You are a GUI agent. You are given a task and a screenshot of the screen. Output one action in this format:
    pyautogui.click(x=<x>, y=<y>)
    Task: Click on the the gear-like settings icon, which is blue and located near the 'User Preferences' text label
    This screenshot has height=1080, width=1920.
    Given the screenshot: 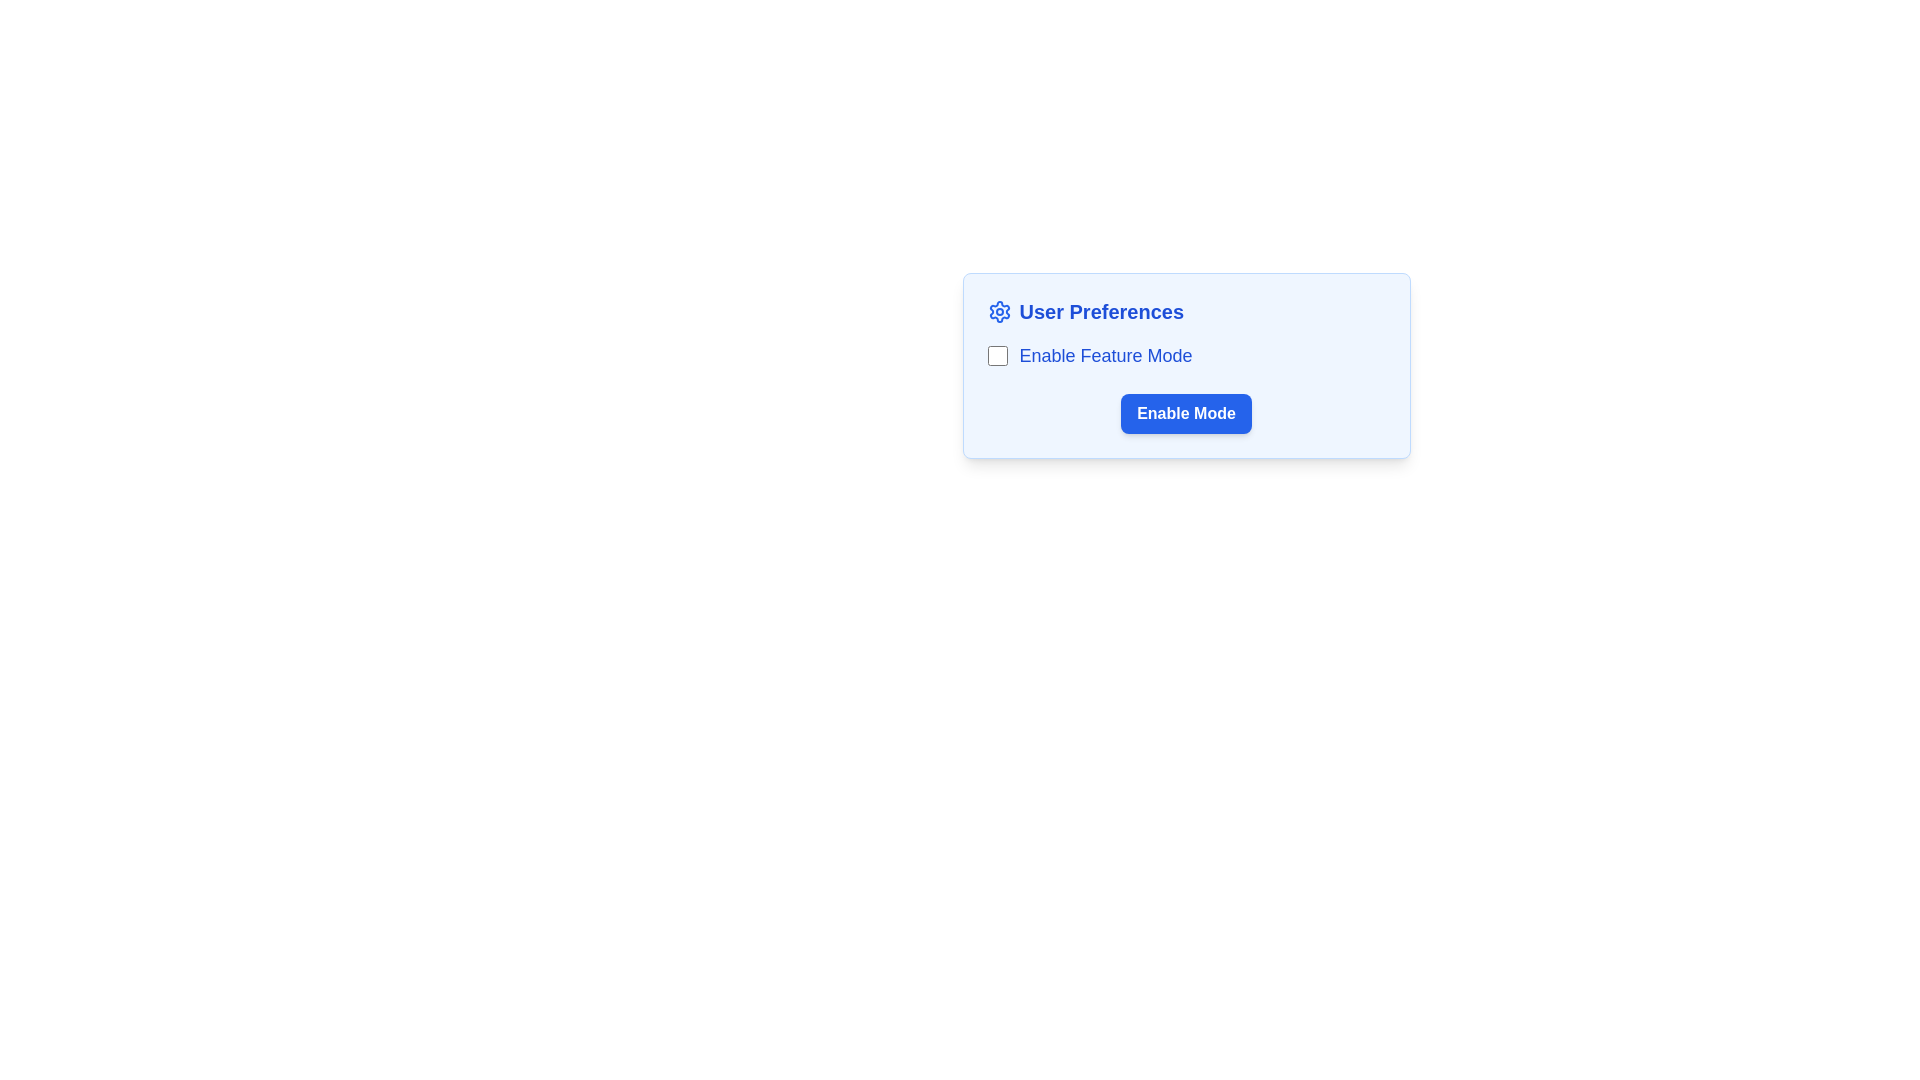 What is the action you would take?
    pyautogui.click(x=999, y=312)
    